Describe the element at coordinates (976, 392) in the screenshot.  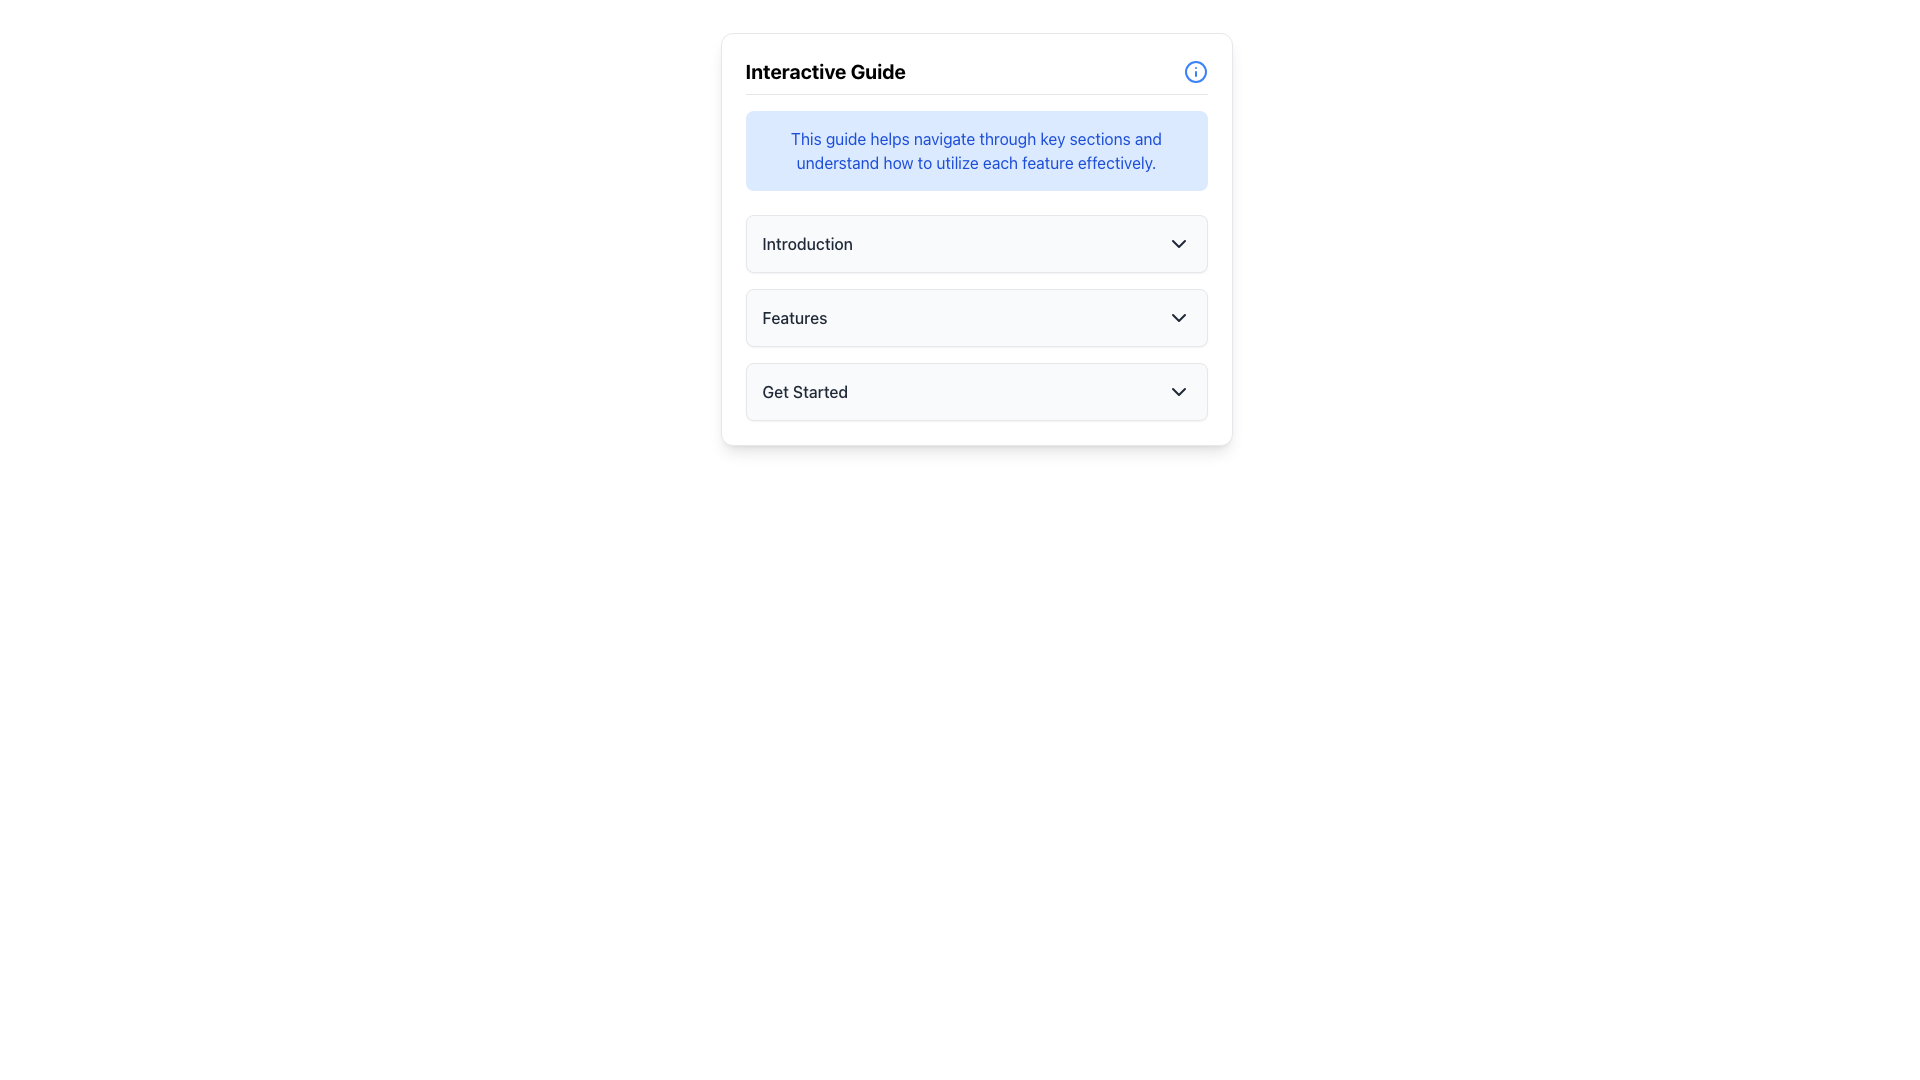
I see `the selectable card or button located below the 'Features' card in the vertical list` at that location.